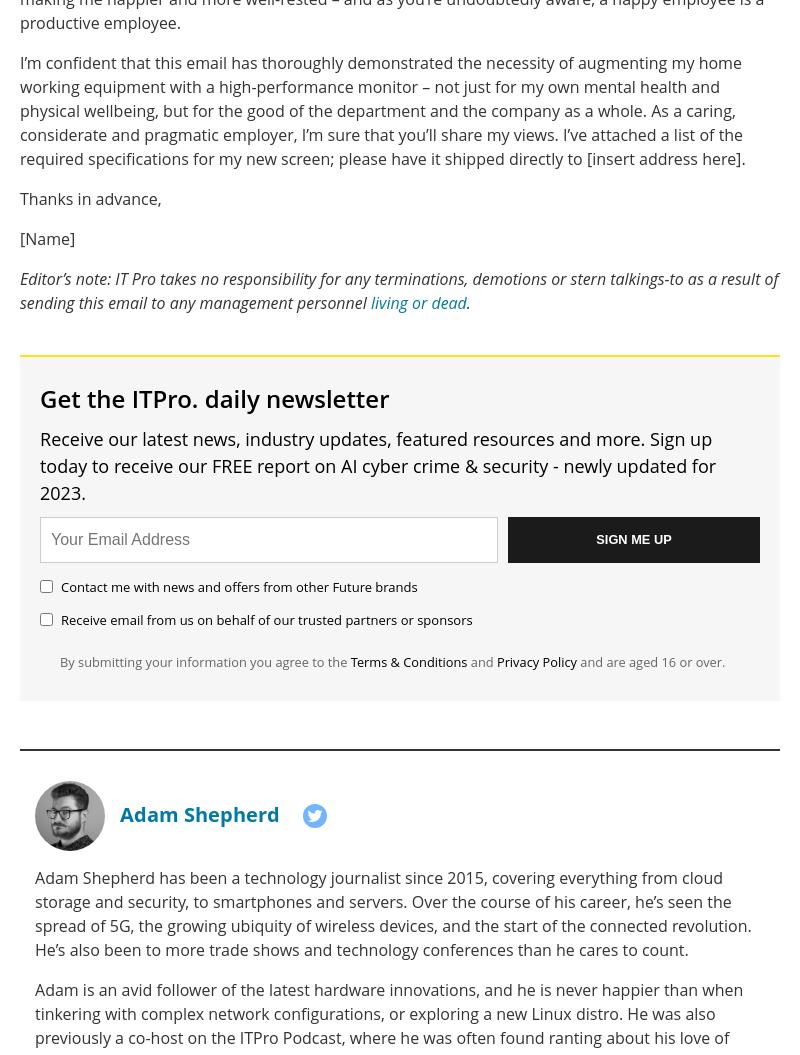 Image resolution: width=800 pixels, height=1055 pixels. I want to click on 'Thanks in advance,', so click(90, 197).